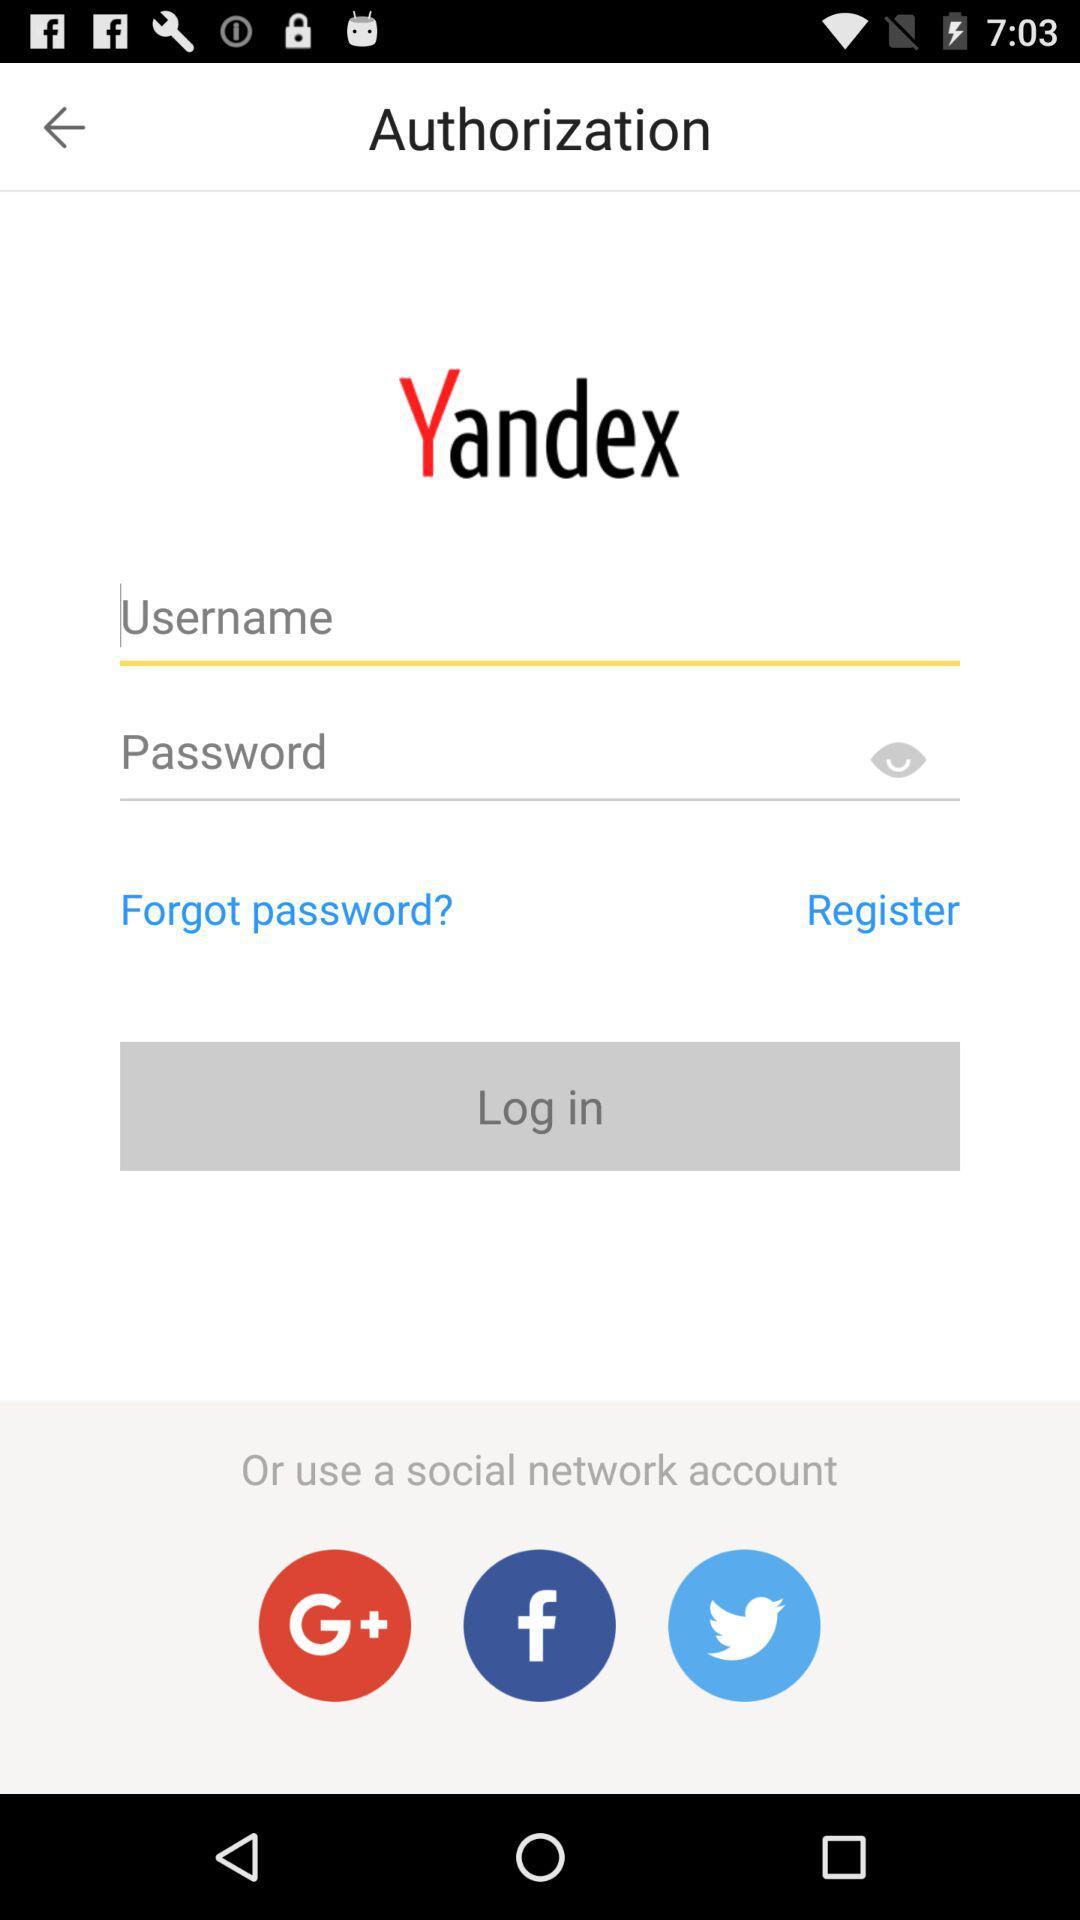 The width and height of the screenshot is (1080, 1920). I want to click on text, so click(540, 758).